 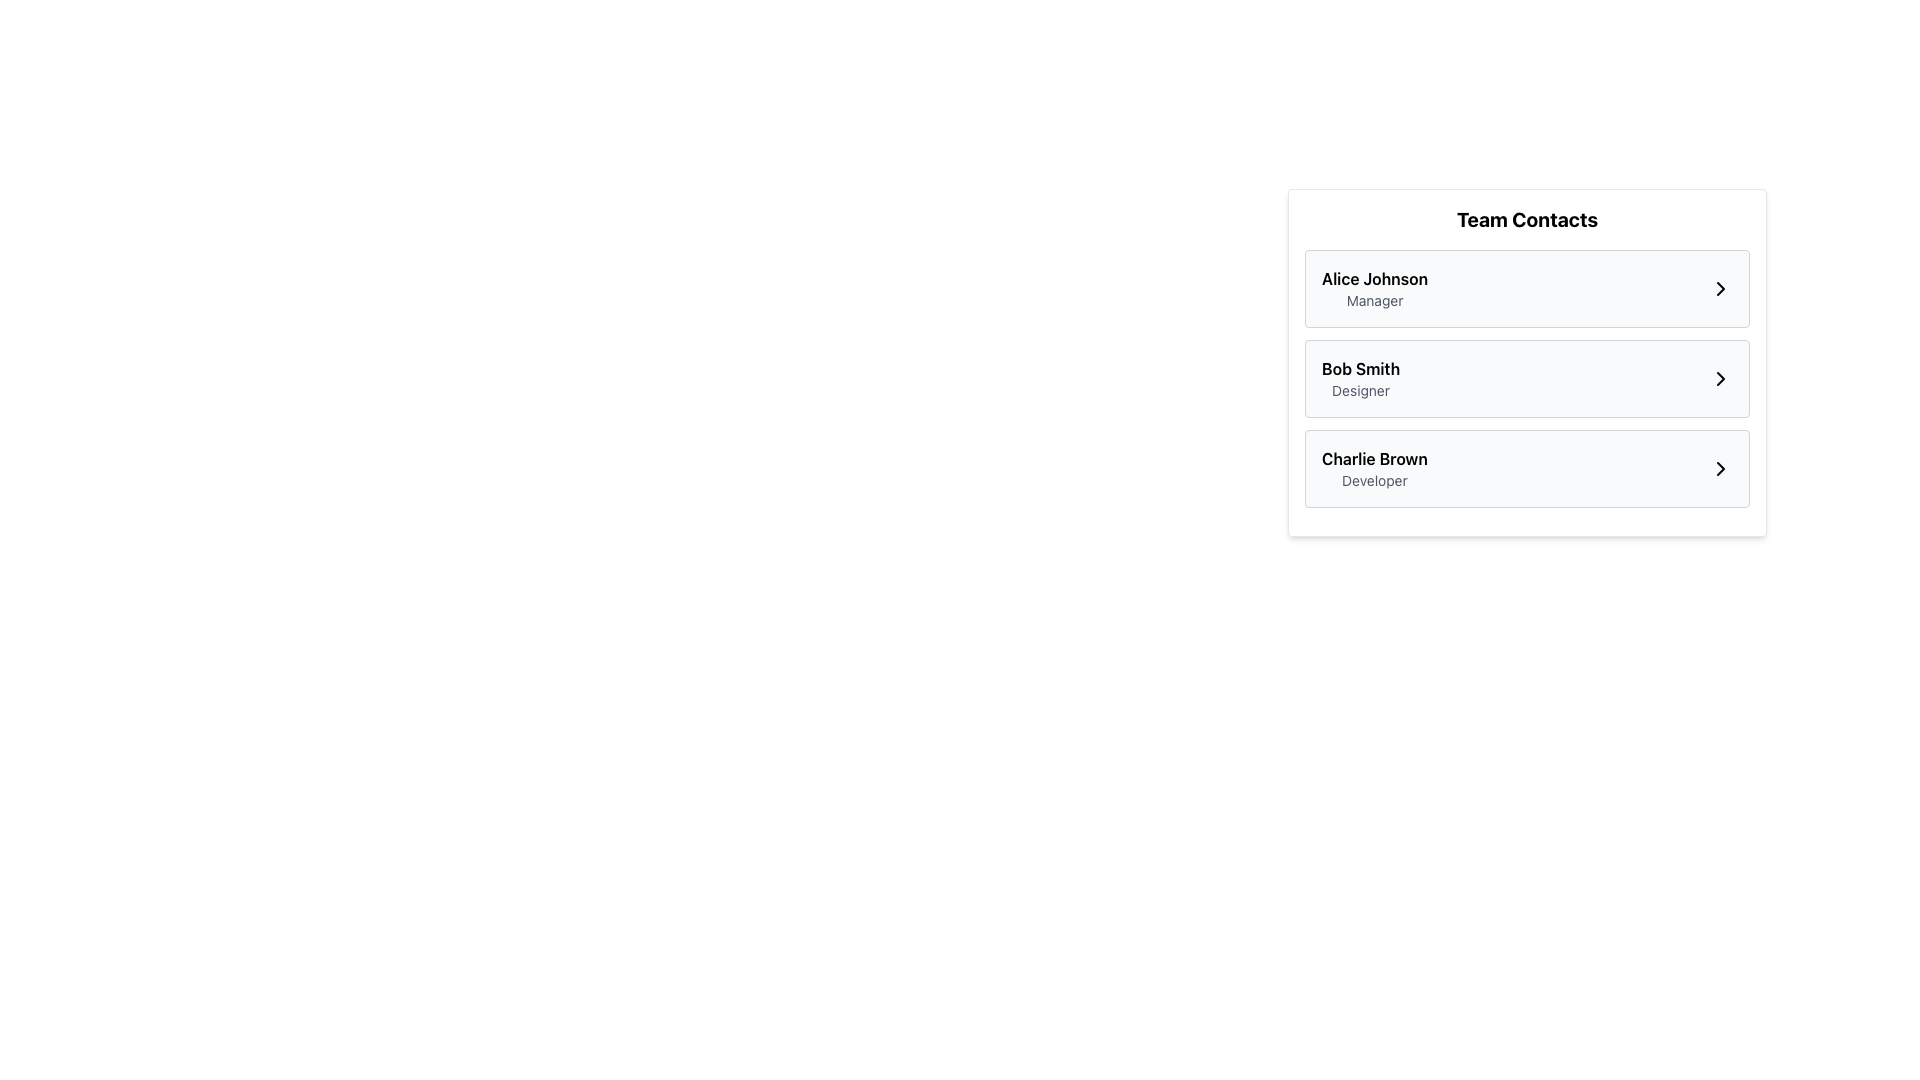 I want to click on the text label displaying the name of a team member in the contact list, located in the center of the card above the 'Designer' label, so click(x=1360, y=369).